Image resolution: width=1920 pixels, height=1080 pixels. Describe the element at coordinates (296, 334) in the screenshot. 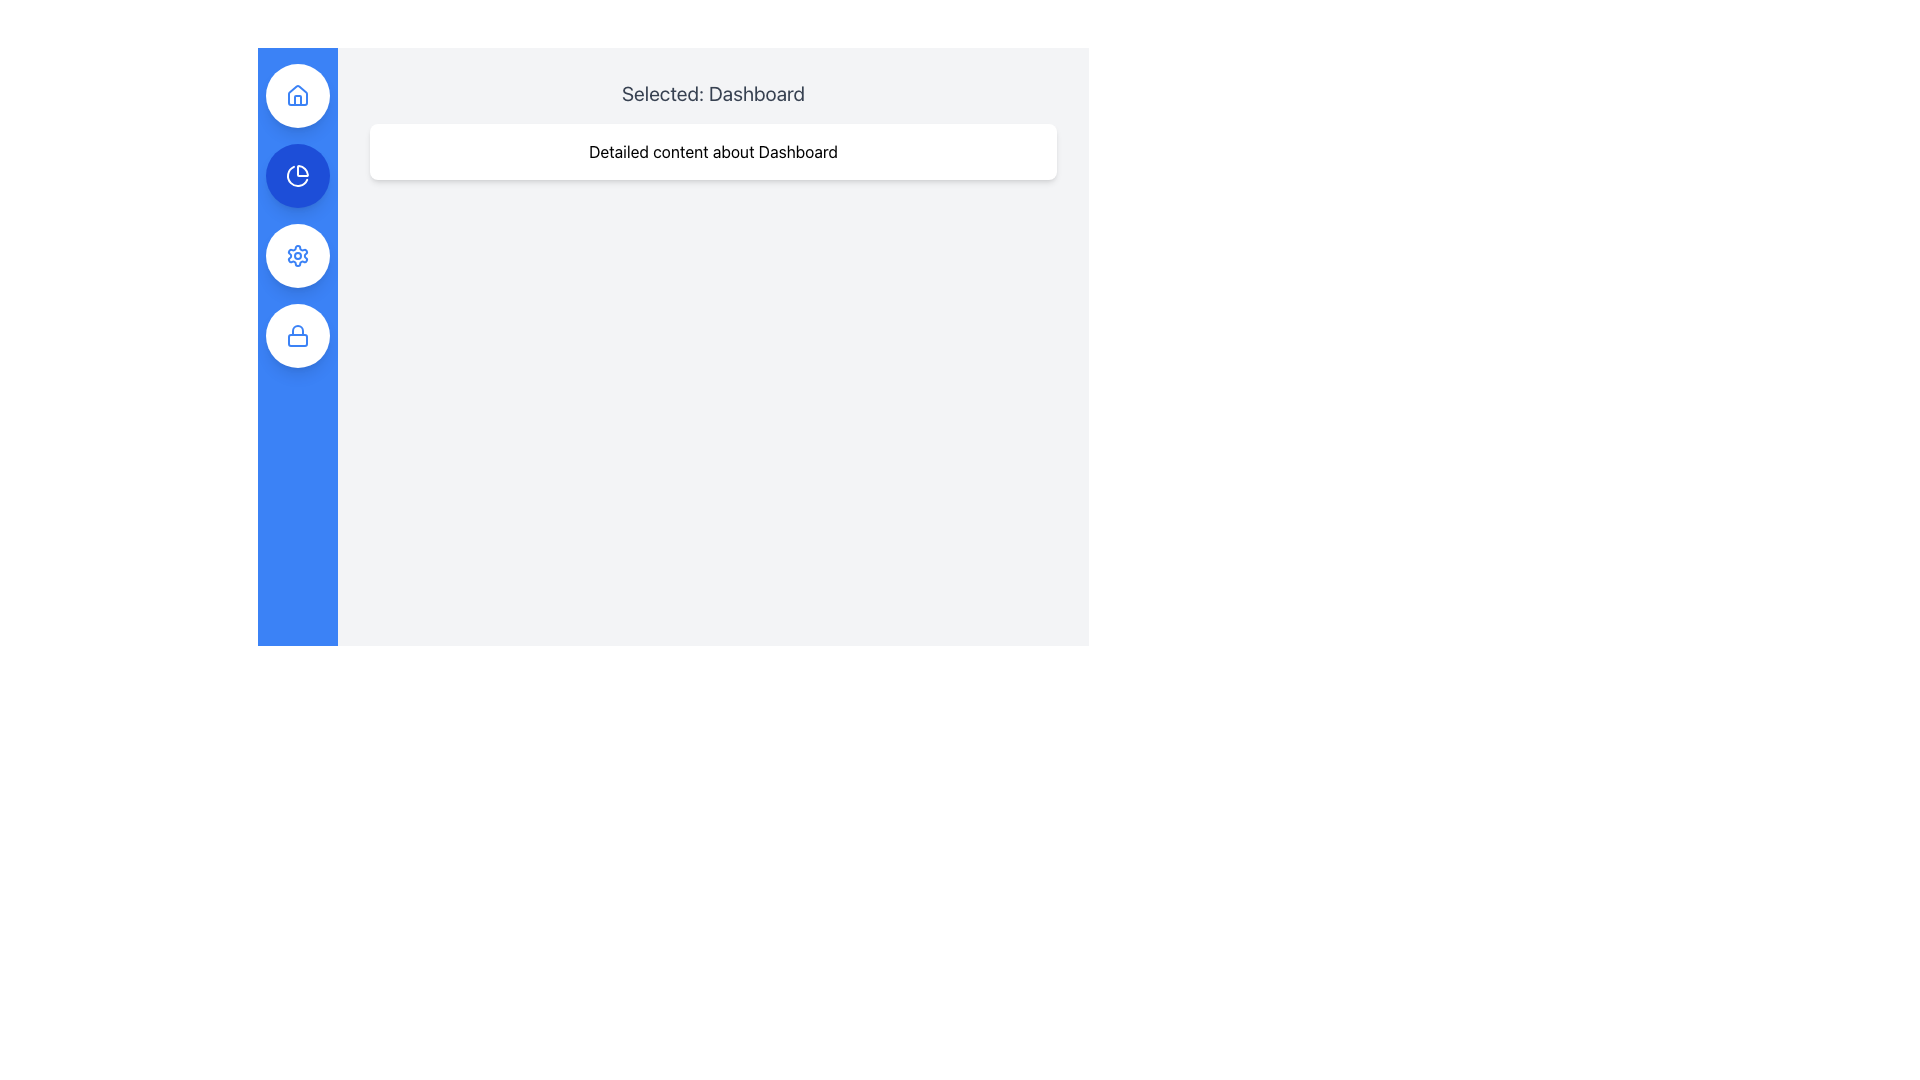

I see `the lock icon, which is a simple blue outlined icon representing a lock, positioned in the vertically stacked navigation bar on the left side of the interface` at that location.